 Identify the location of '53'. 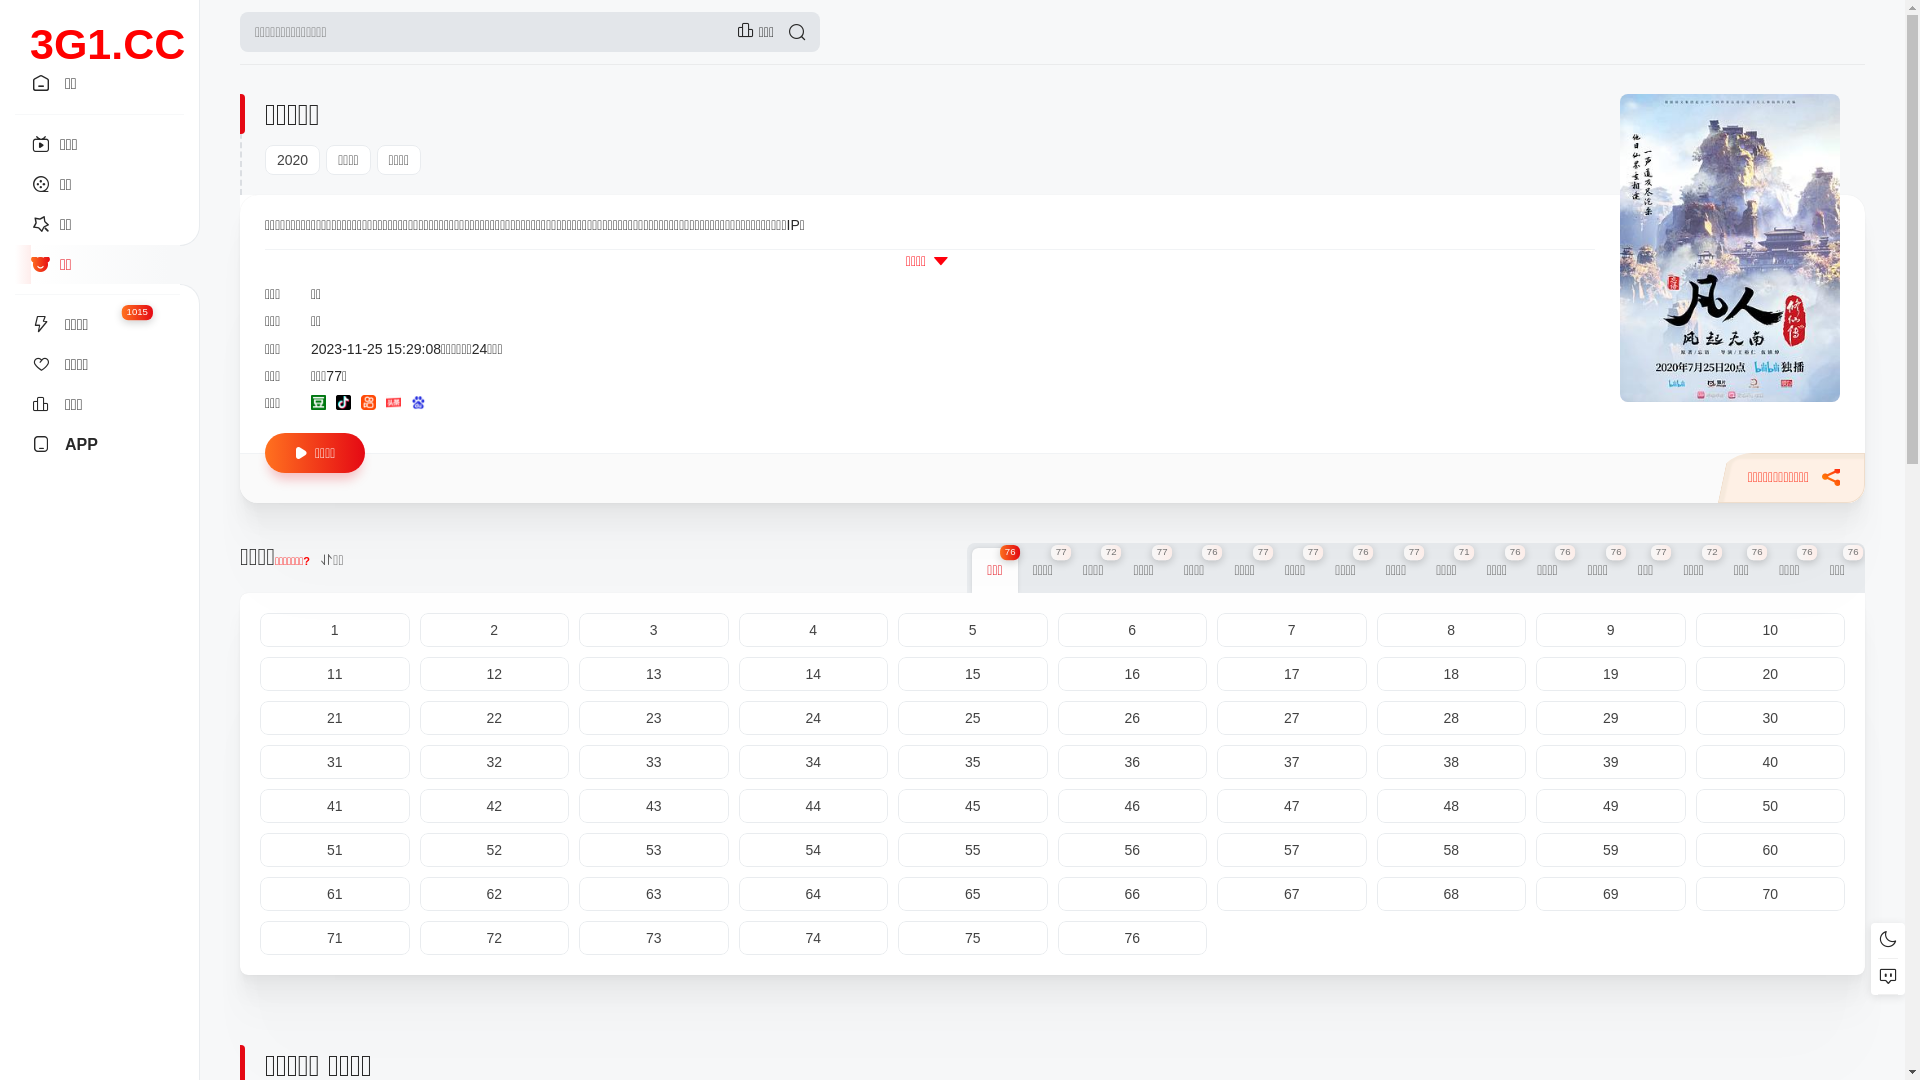
(653, 849).